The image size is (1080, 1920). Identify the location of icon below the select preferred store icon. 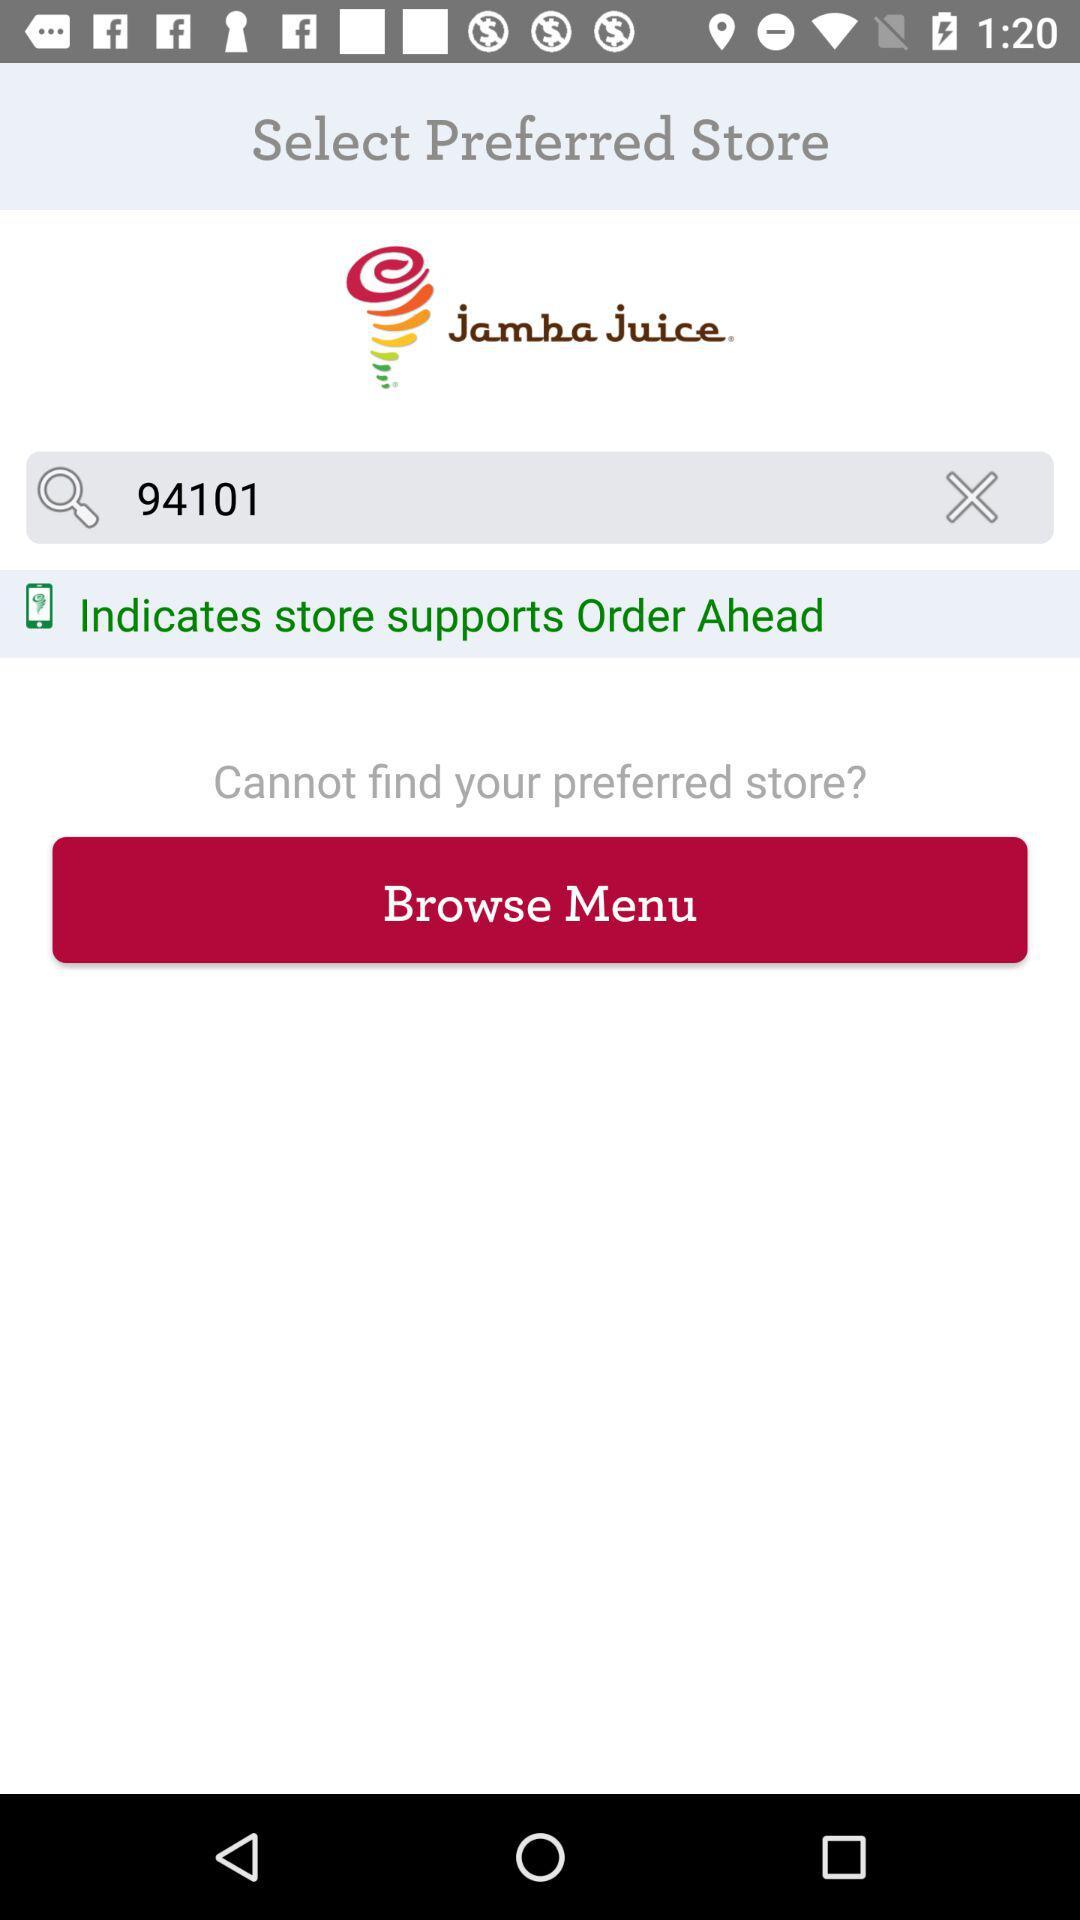
(538, 316).